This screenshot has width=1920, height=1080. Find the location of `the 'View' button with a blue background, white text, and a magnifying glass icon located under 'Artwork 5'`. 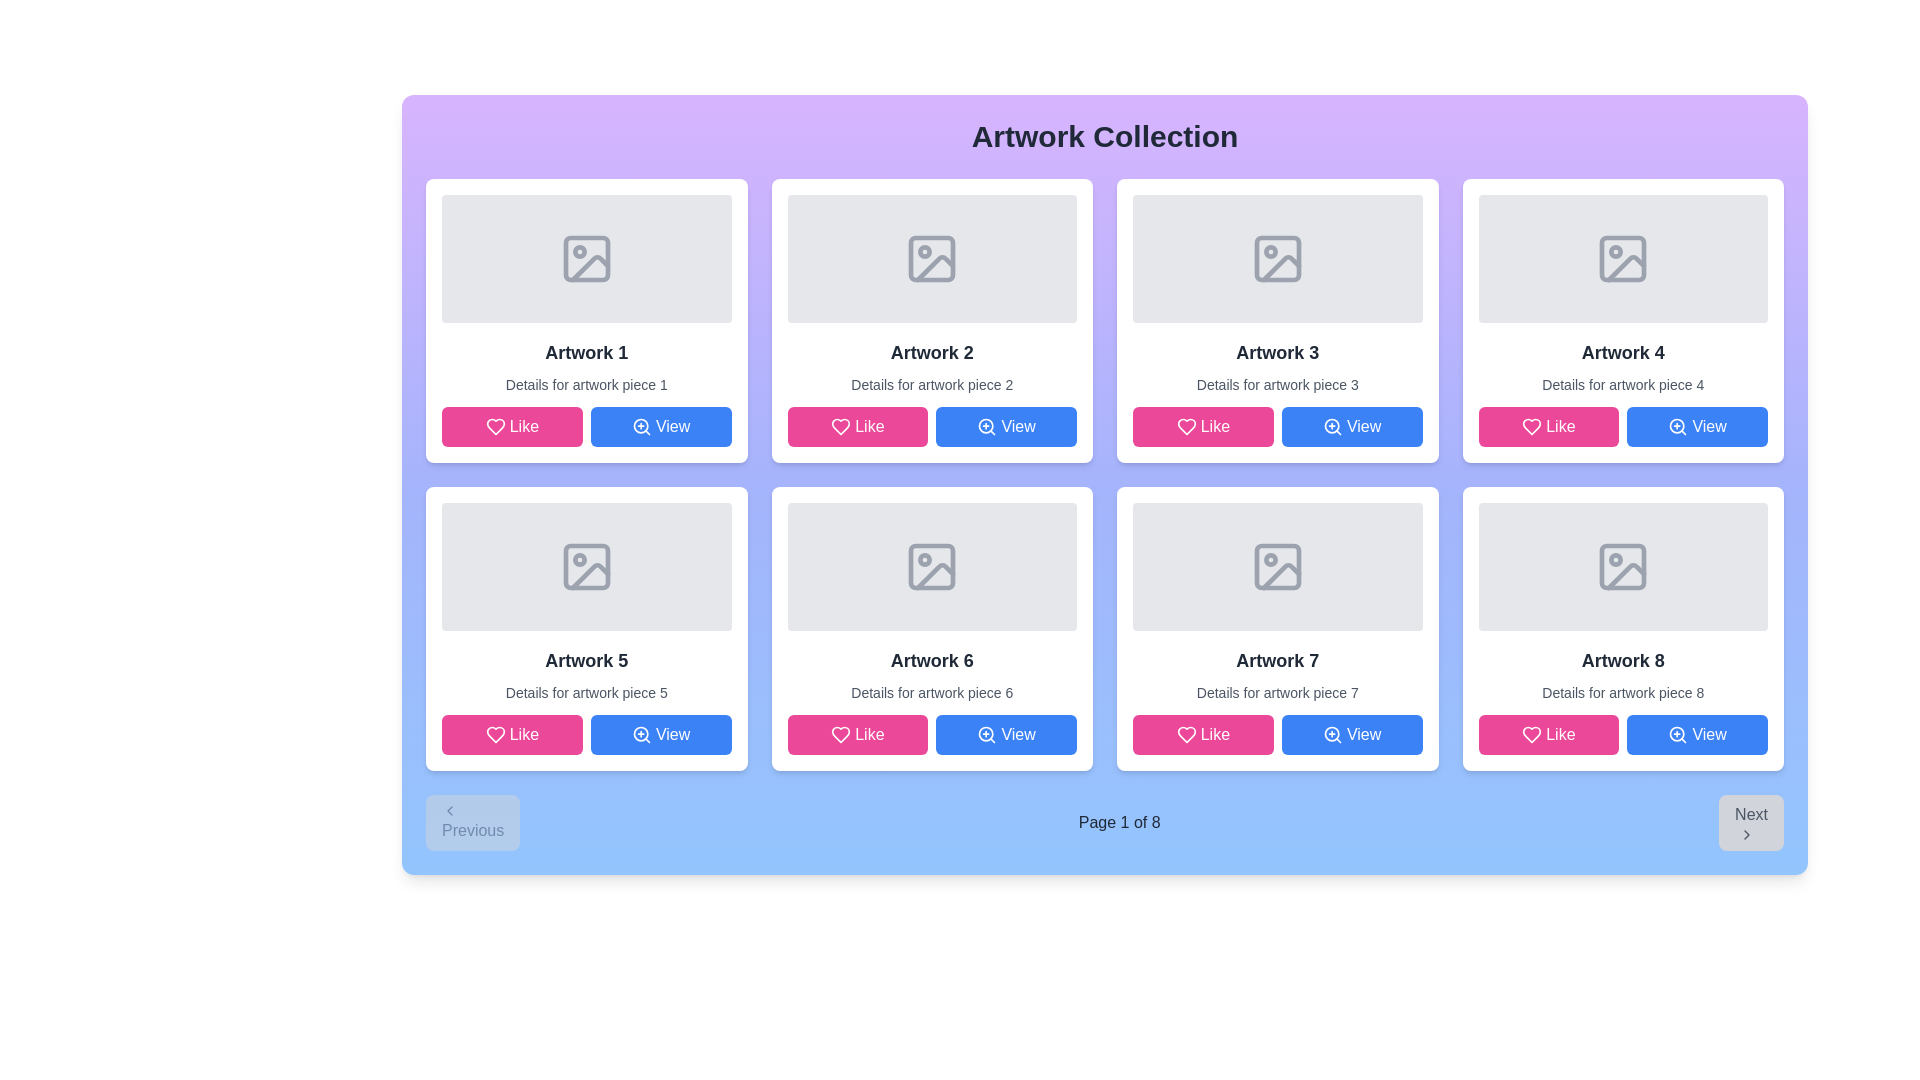

the 'View' button with a blue background, white text, and a magnifying glass icon located under 'Artwork 5' is located at coordinates (661, 735).